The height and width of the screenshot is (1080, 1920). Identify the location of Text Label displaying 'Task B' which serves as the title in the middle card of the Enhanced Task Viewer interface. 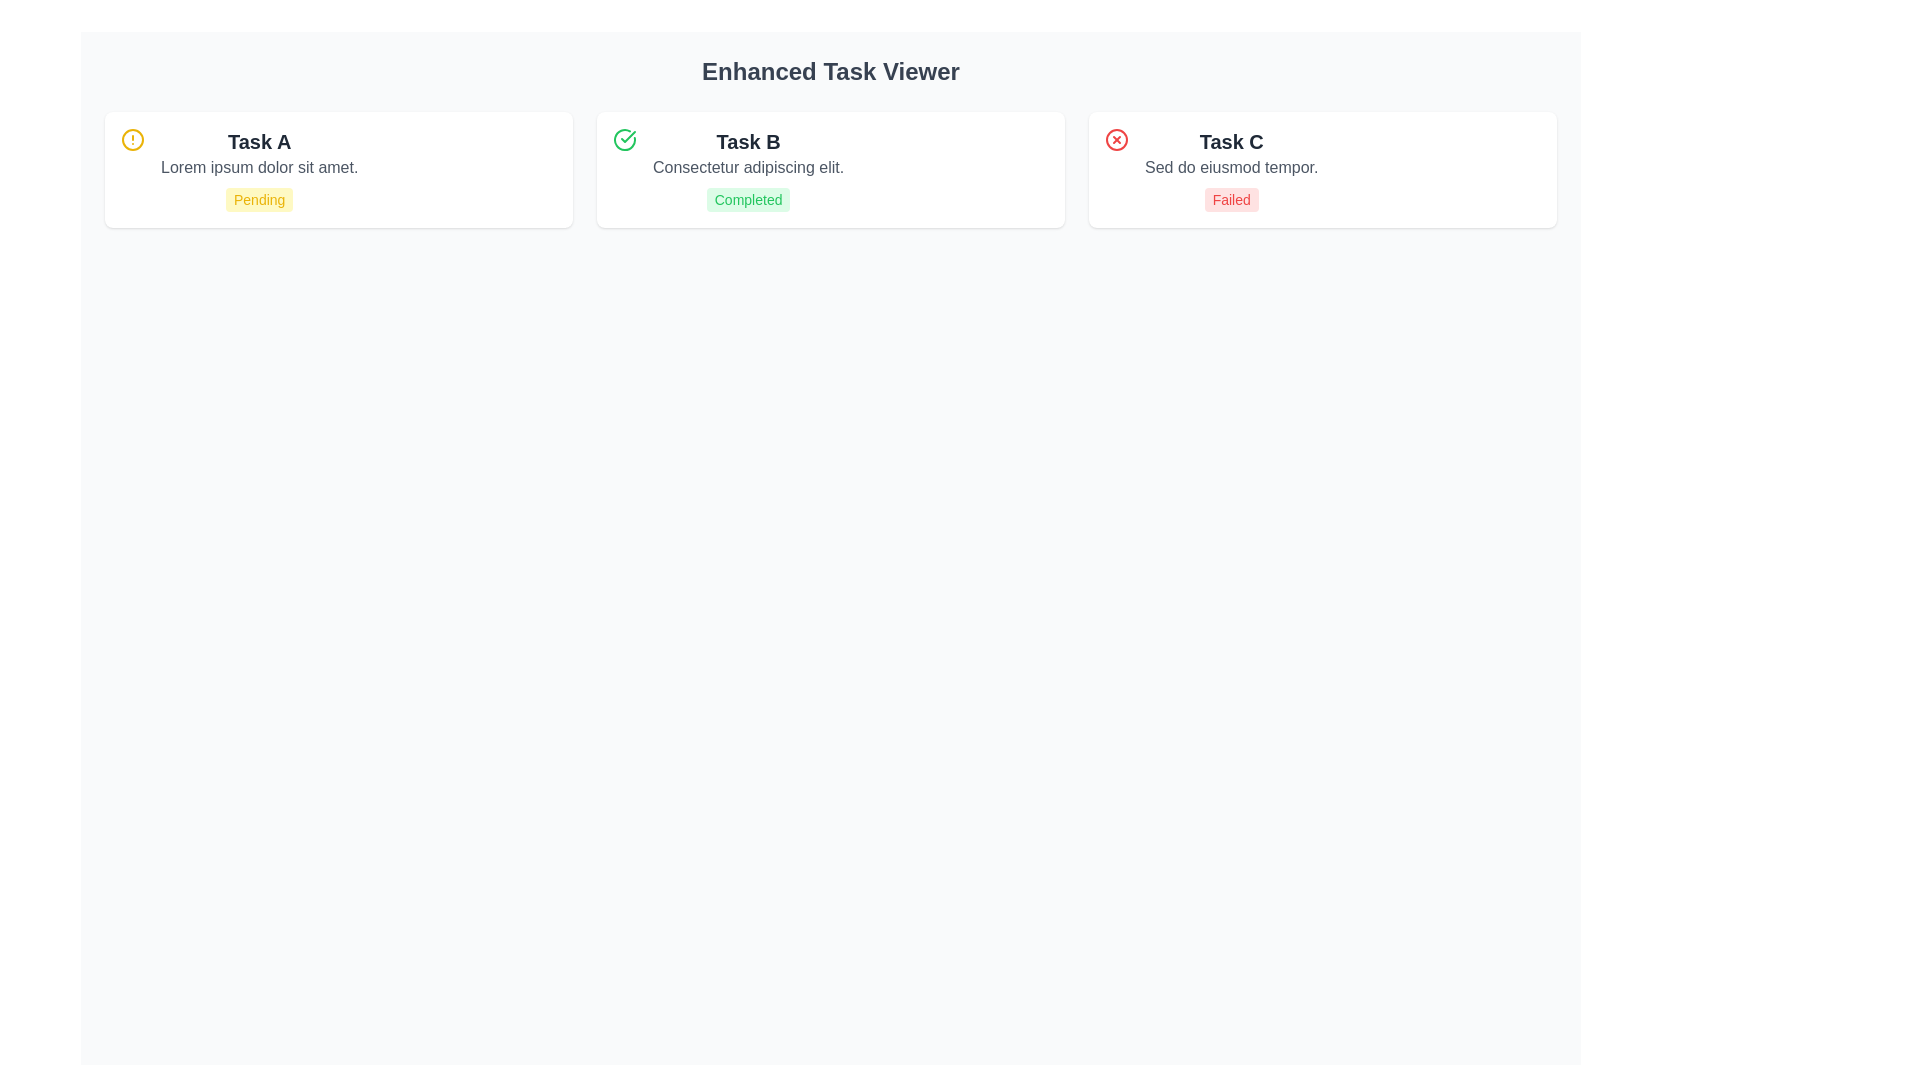
(747, 141).